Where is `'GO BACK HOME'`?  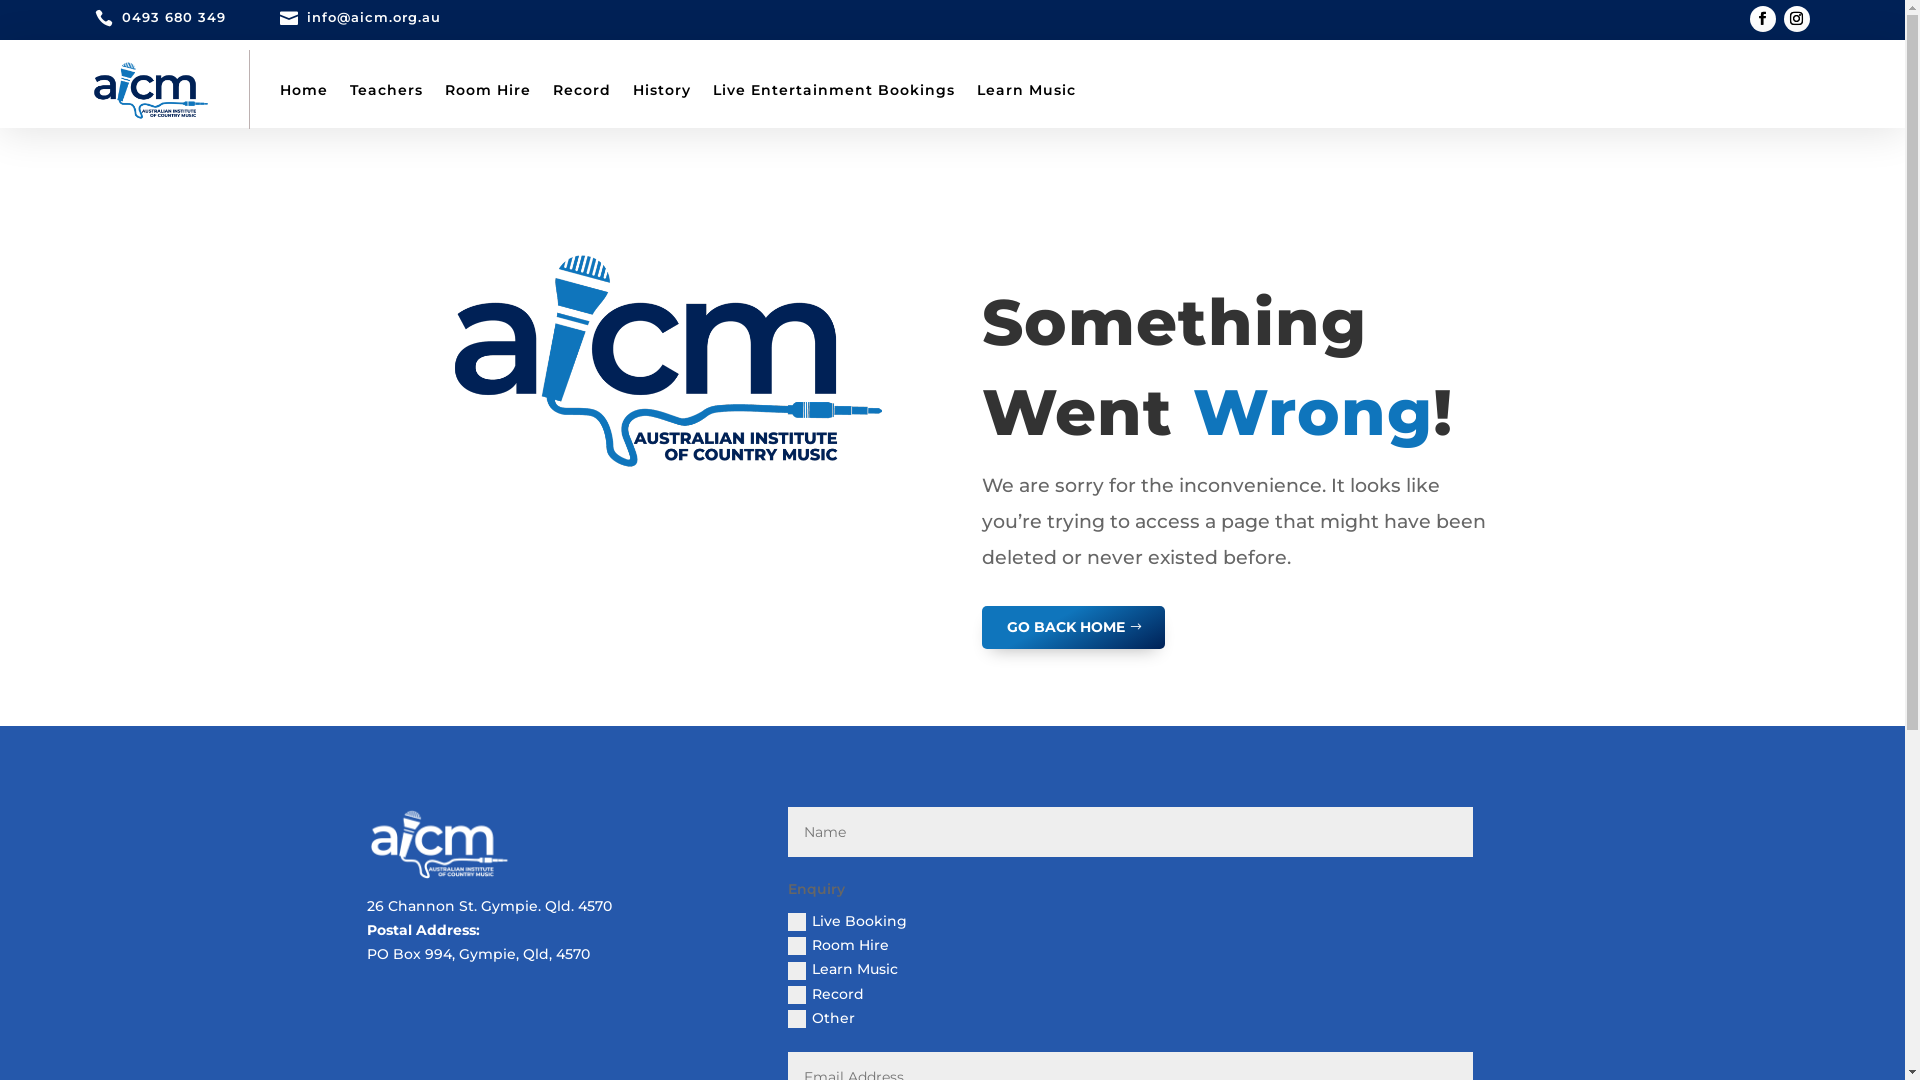
'GO BACK HOME' is located at coordinates (1072, 627).